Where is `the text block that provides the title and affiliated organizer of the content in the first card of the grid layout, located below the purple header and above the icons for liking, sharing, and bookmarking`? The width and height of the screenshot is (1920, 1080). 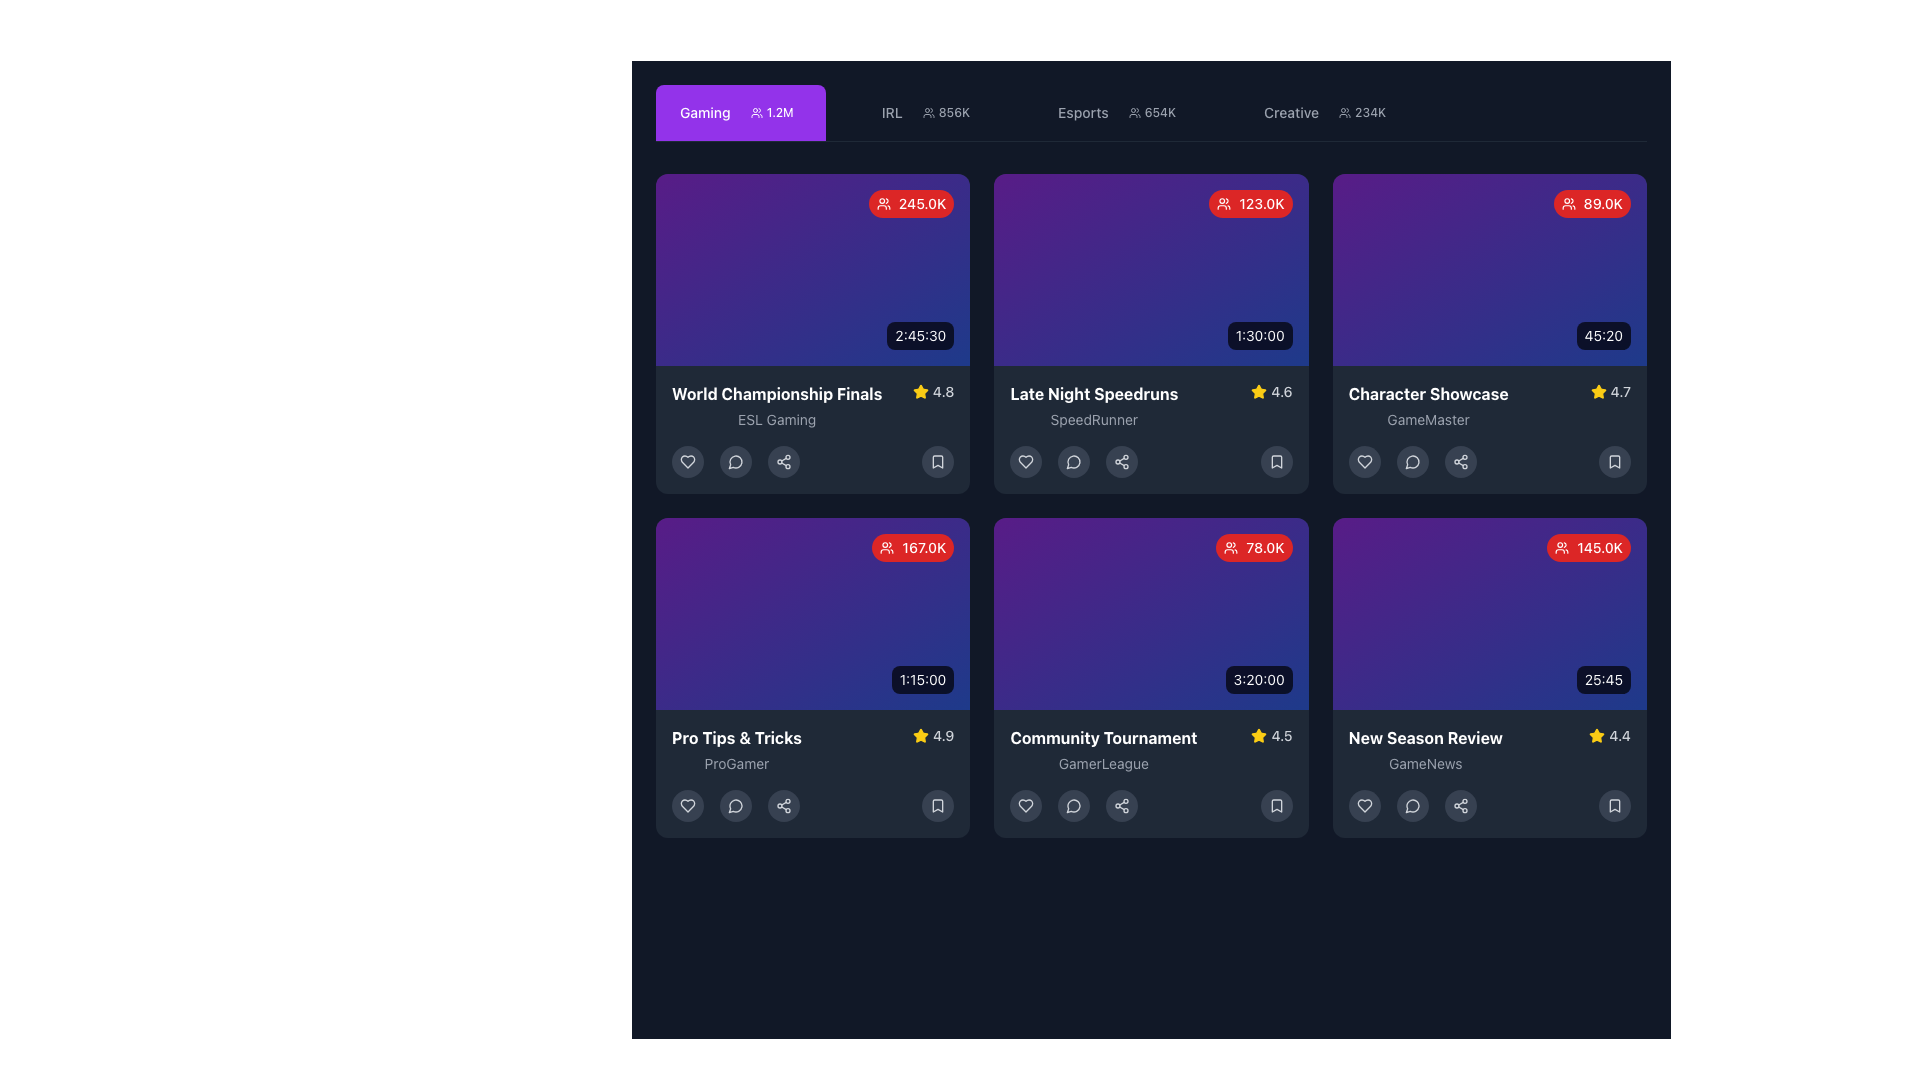
the text block that provides the title and affiliated organizer of the content in the first card of the grid layout, located below the purple header and above the icons for liking, sharing, and bookmarking is located at coordinates (776, 405).